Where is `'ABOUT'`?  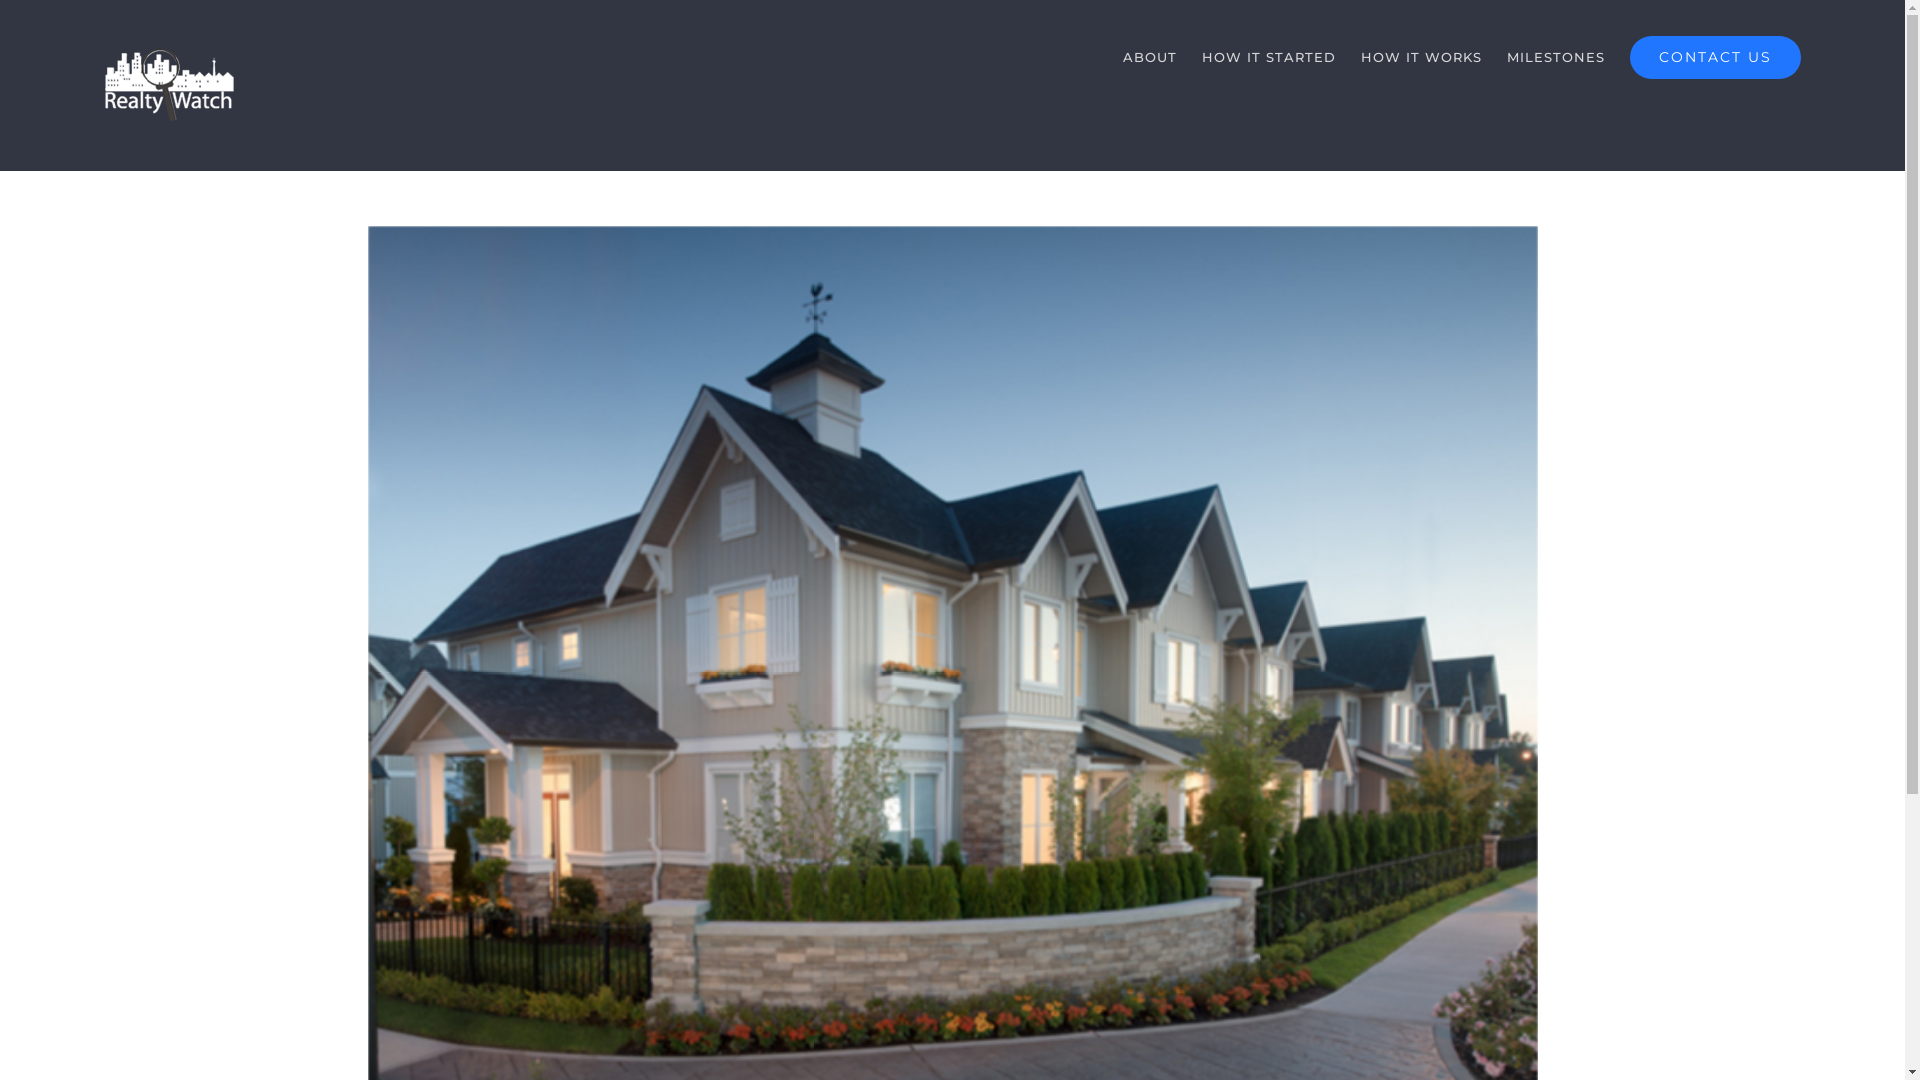 'ABOUT' is located at coordinates (1123, 56).